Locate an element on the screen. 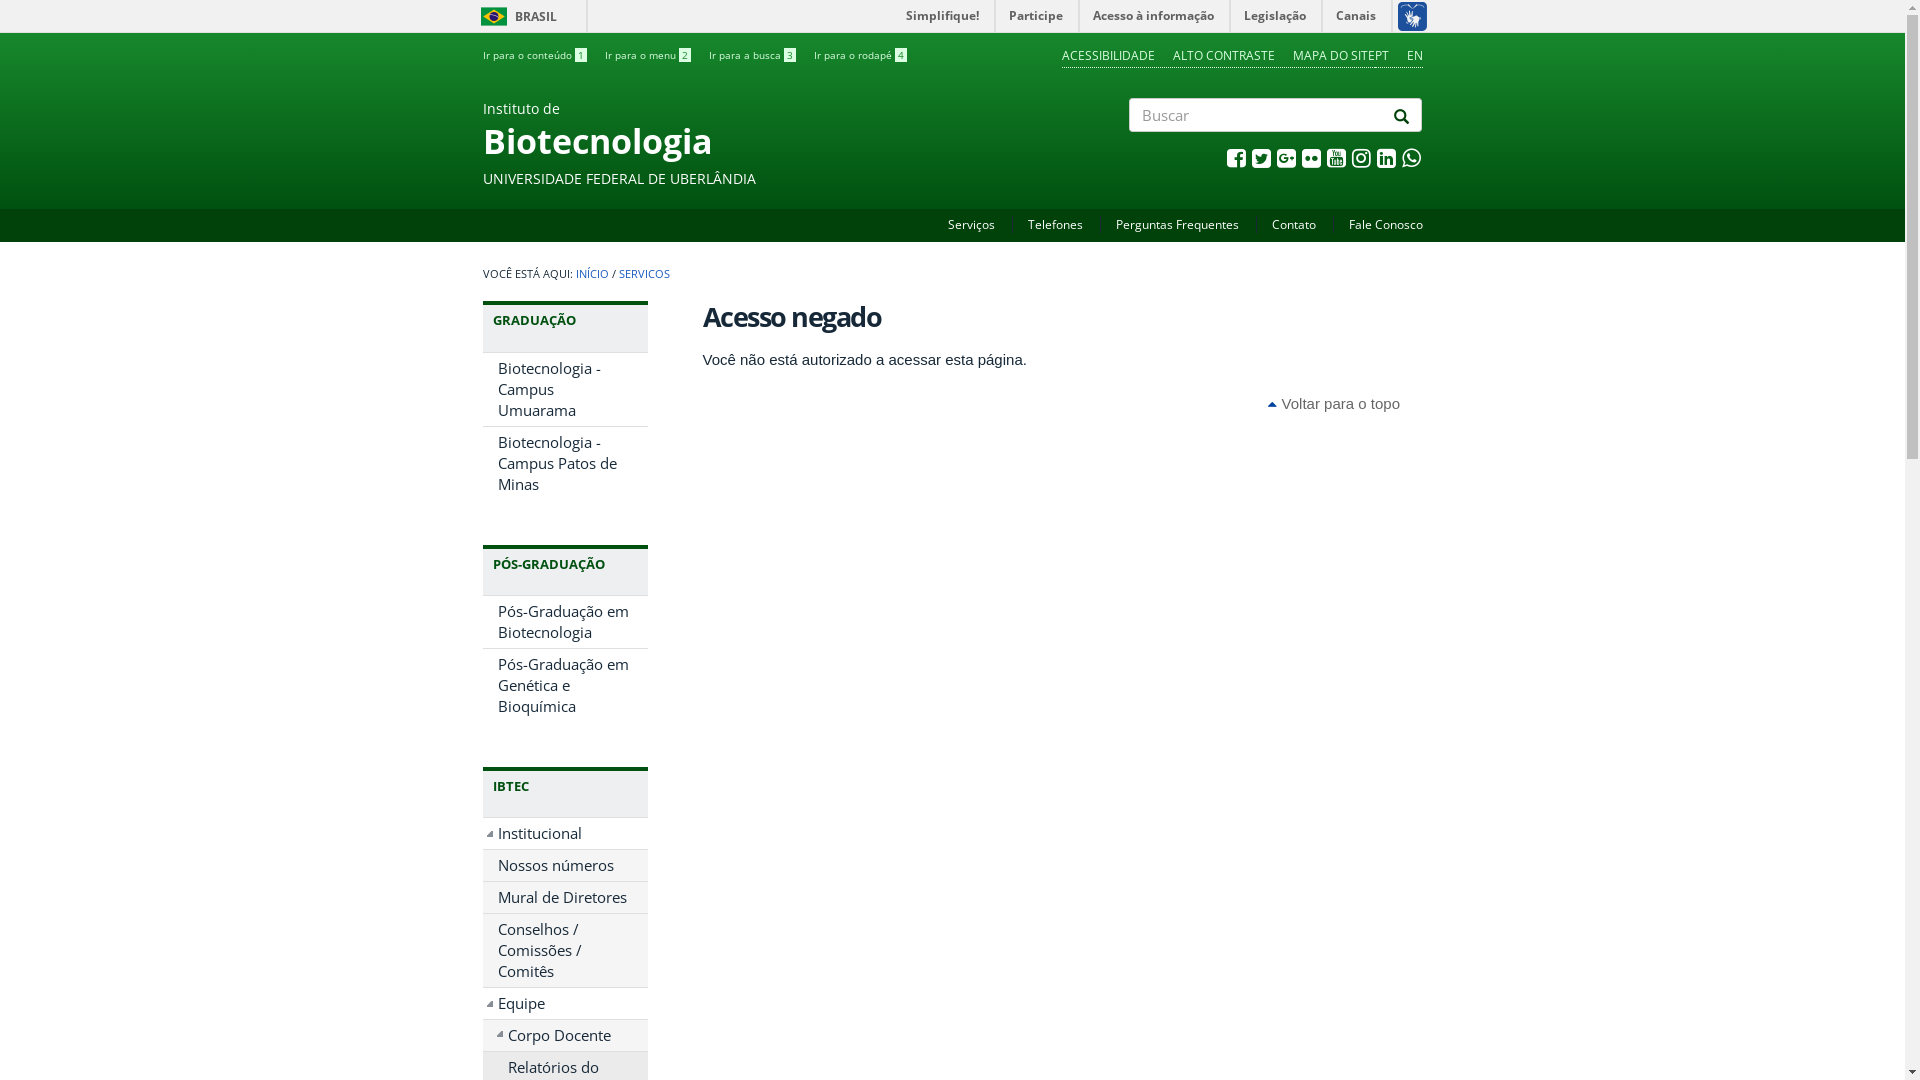 The height and width of the screenshot is (1080, 1920). 'Mural de Diretores' is located at coordinates (481, 896).